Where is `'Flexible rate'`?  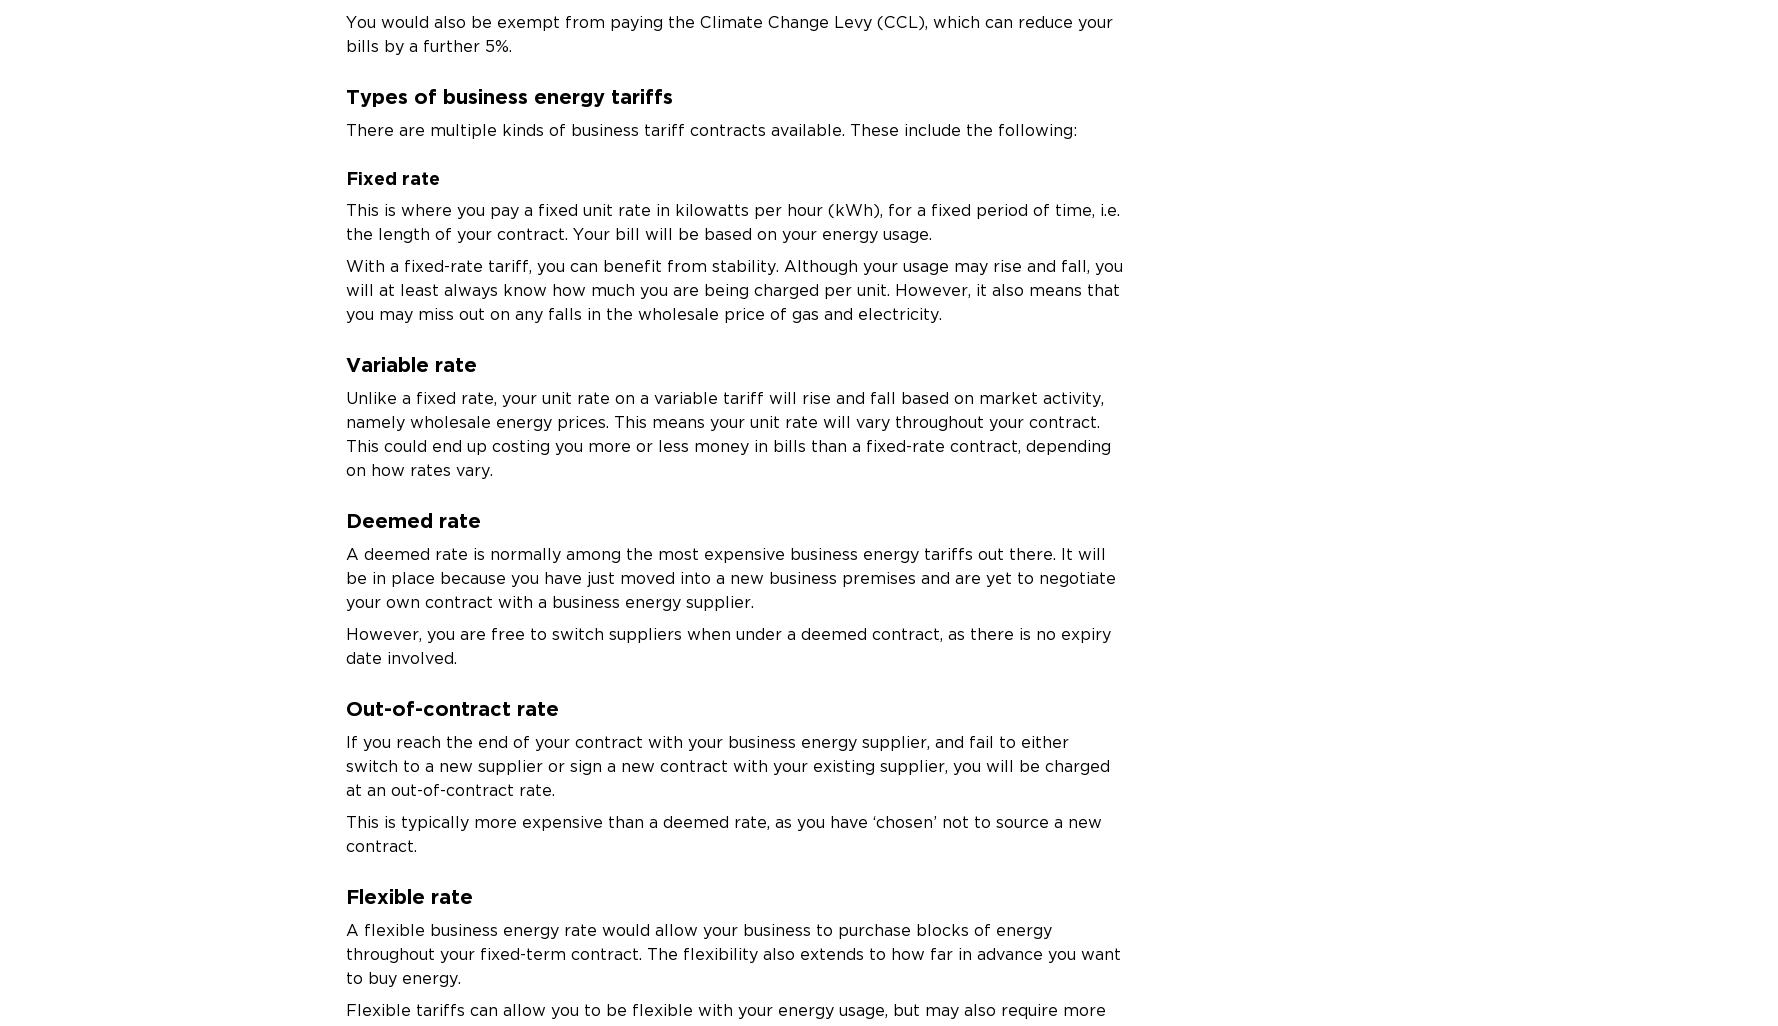 'Flexible rate' is located at coordinates (409, 895).